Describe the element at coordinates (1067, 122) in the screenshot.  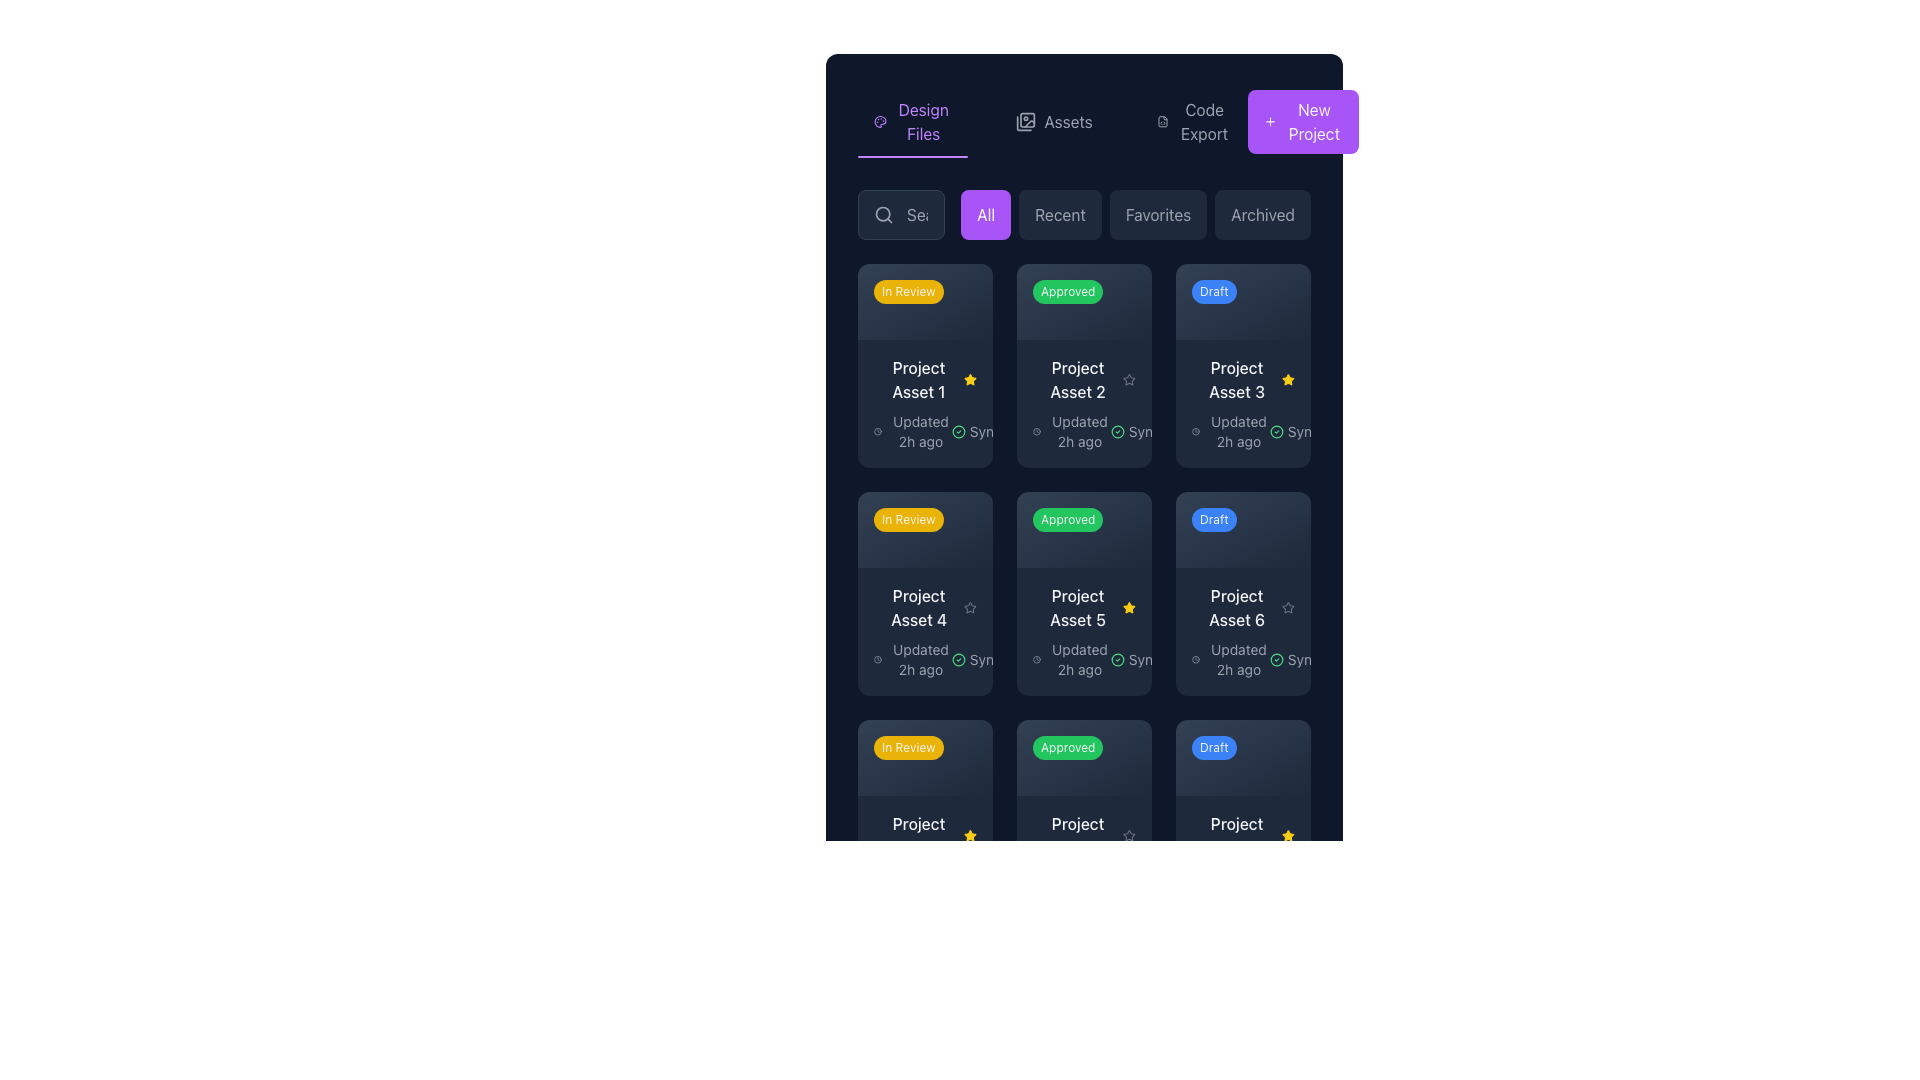
I see `label of the text navigation item displaying 'Assets' located in the toolbar at the top of the interface` at that location.